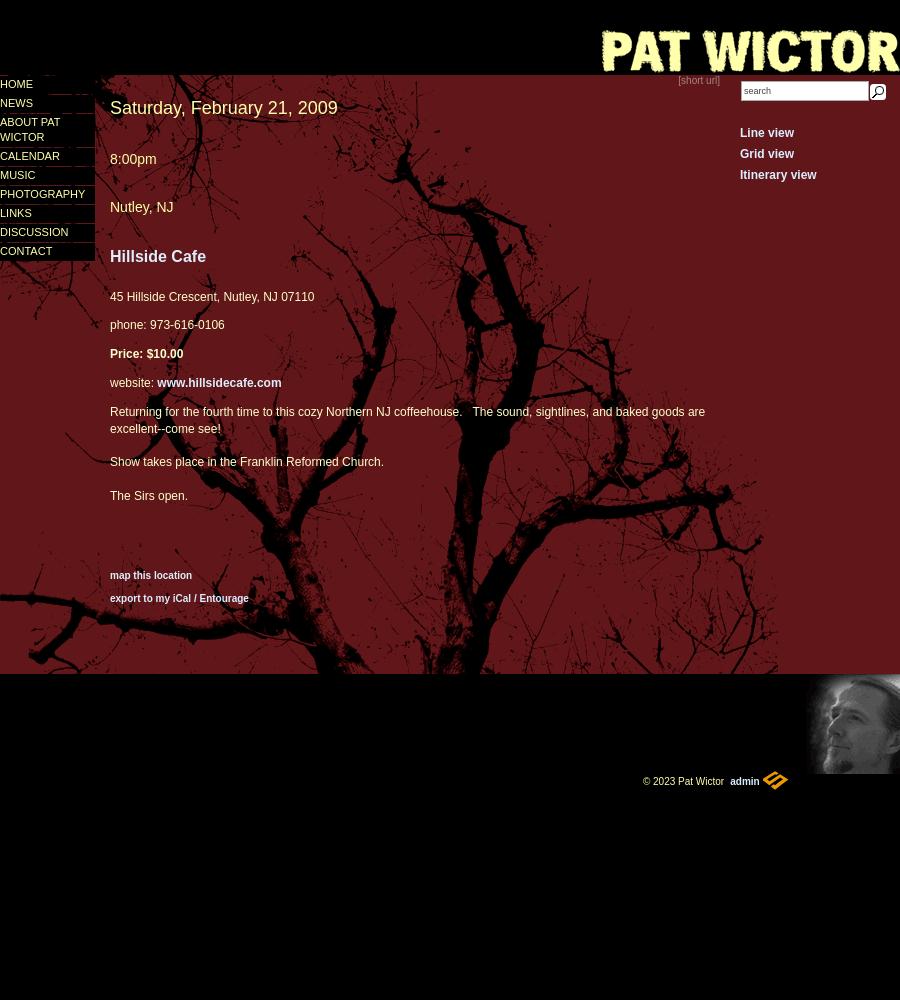 Image resolution: width=900 pixels, height=1000 pixels. Describe the element at coordinates (41, 193) in the screenshot. I see `'photography'` at that location.